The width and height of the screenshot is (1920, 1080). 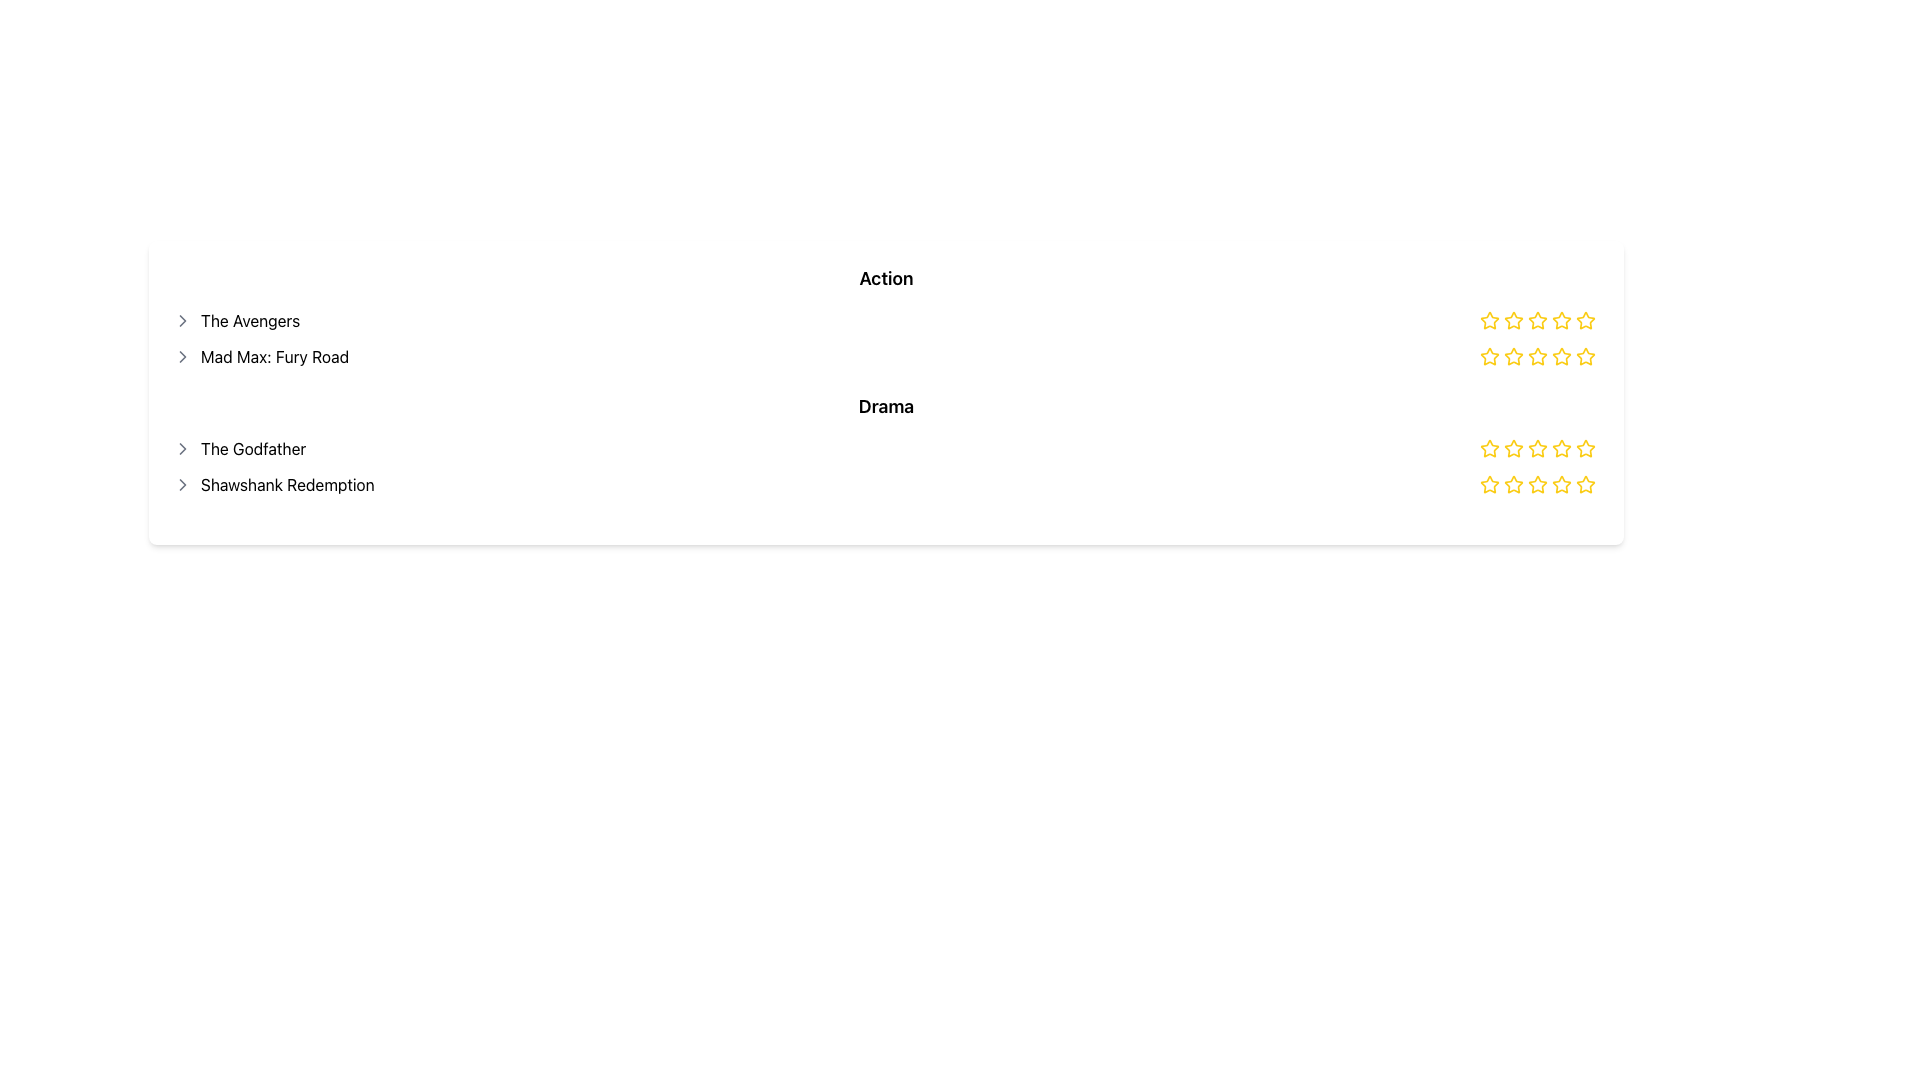 I want to click on the first yellow star-shaped Rating Star Icon associated with 'Shawshank Redemption', so click(x=1488, y=483).